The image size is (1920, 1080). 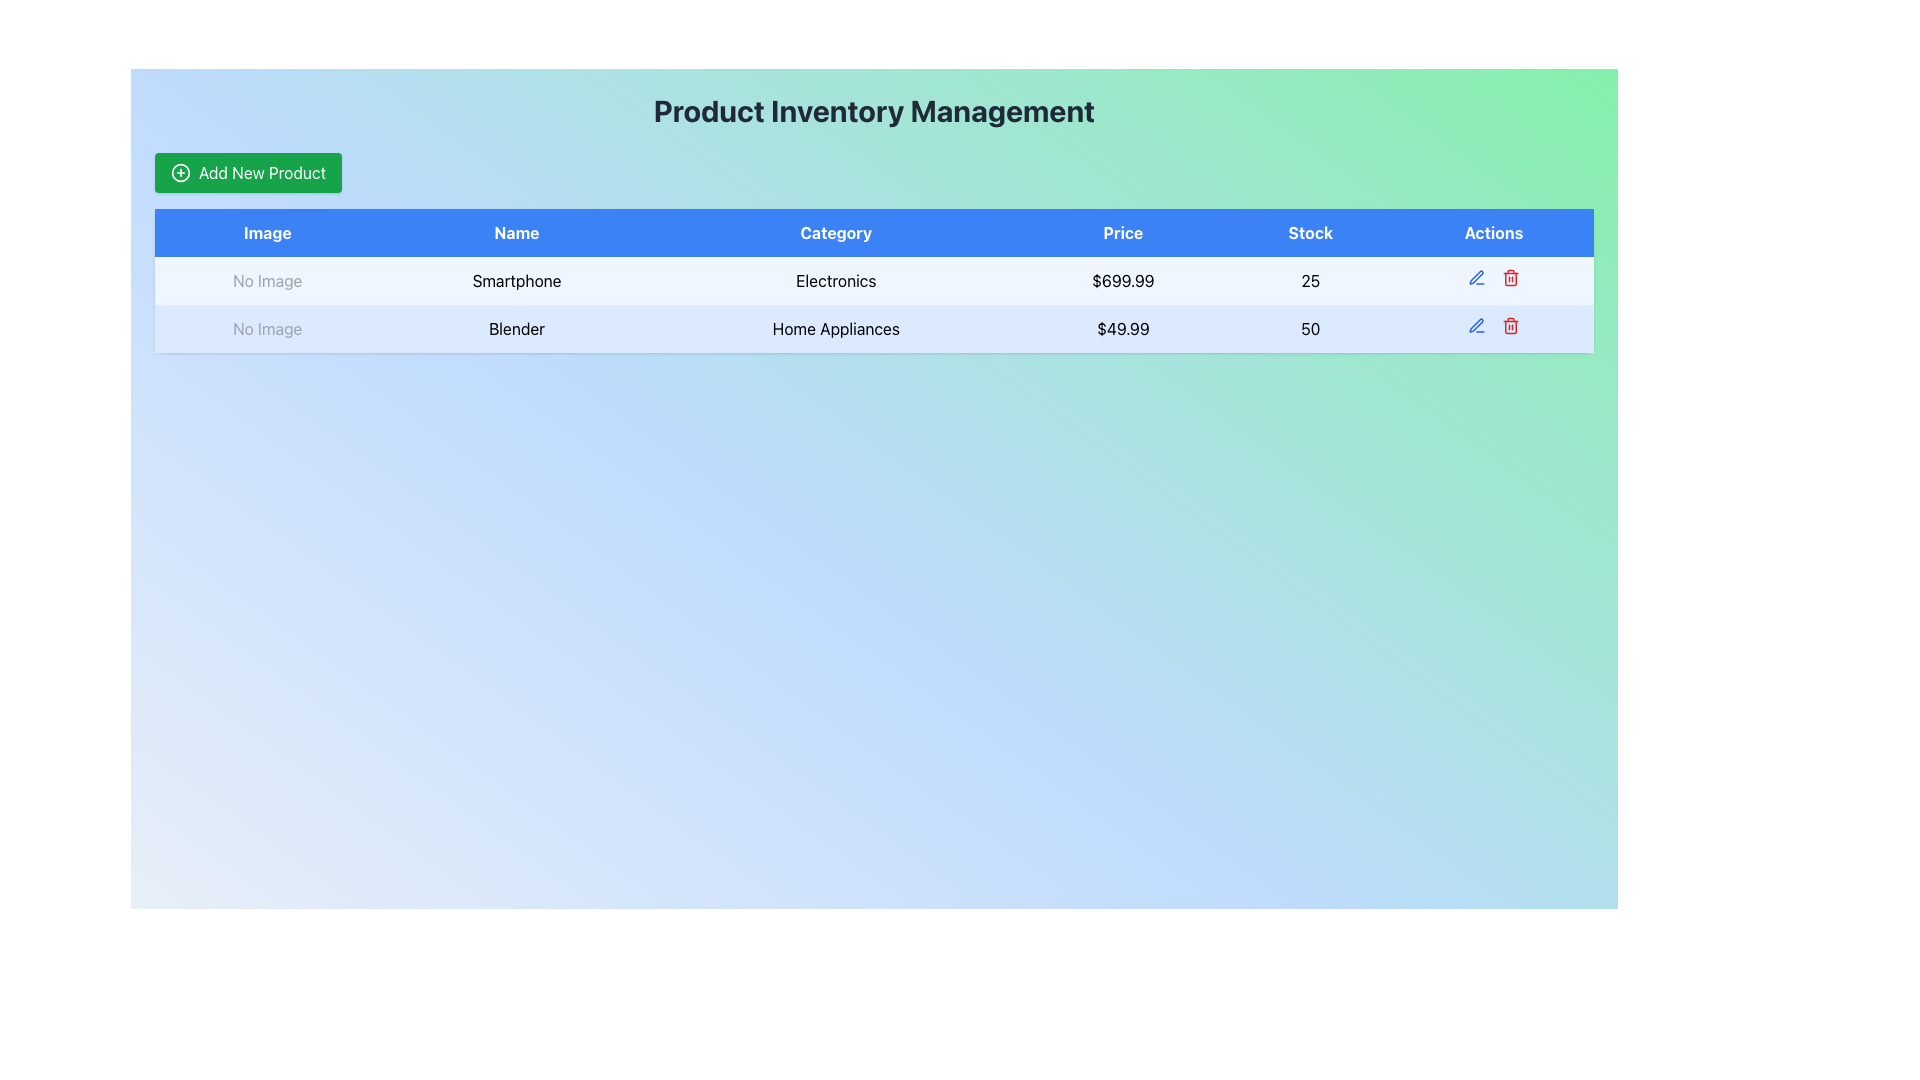 What do you see at coordinates (266, 281) in the screenshot?
I see `the non-interactive text label indicating the absence of an image for the 'Smartphone' product in the first cell of the 'Image' column` at bounding box center [266, 281].